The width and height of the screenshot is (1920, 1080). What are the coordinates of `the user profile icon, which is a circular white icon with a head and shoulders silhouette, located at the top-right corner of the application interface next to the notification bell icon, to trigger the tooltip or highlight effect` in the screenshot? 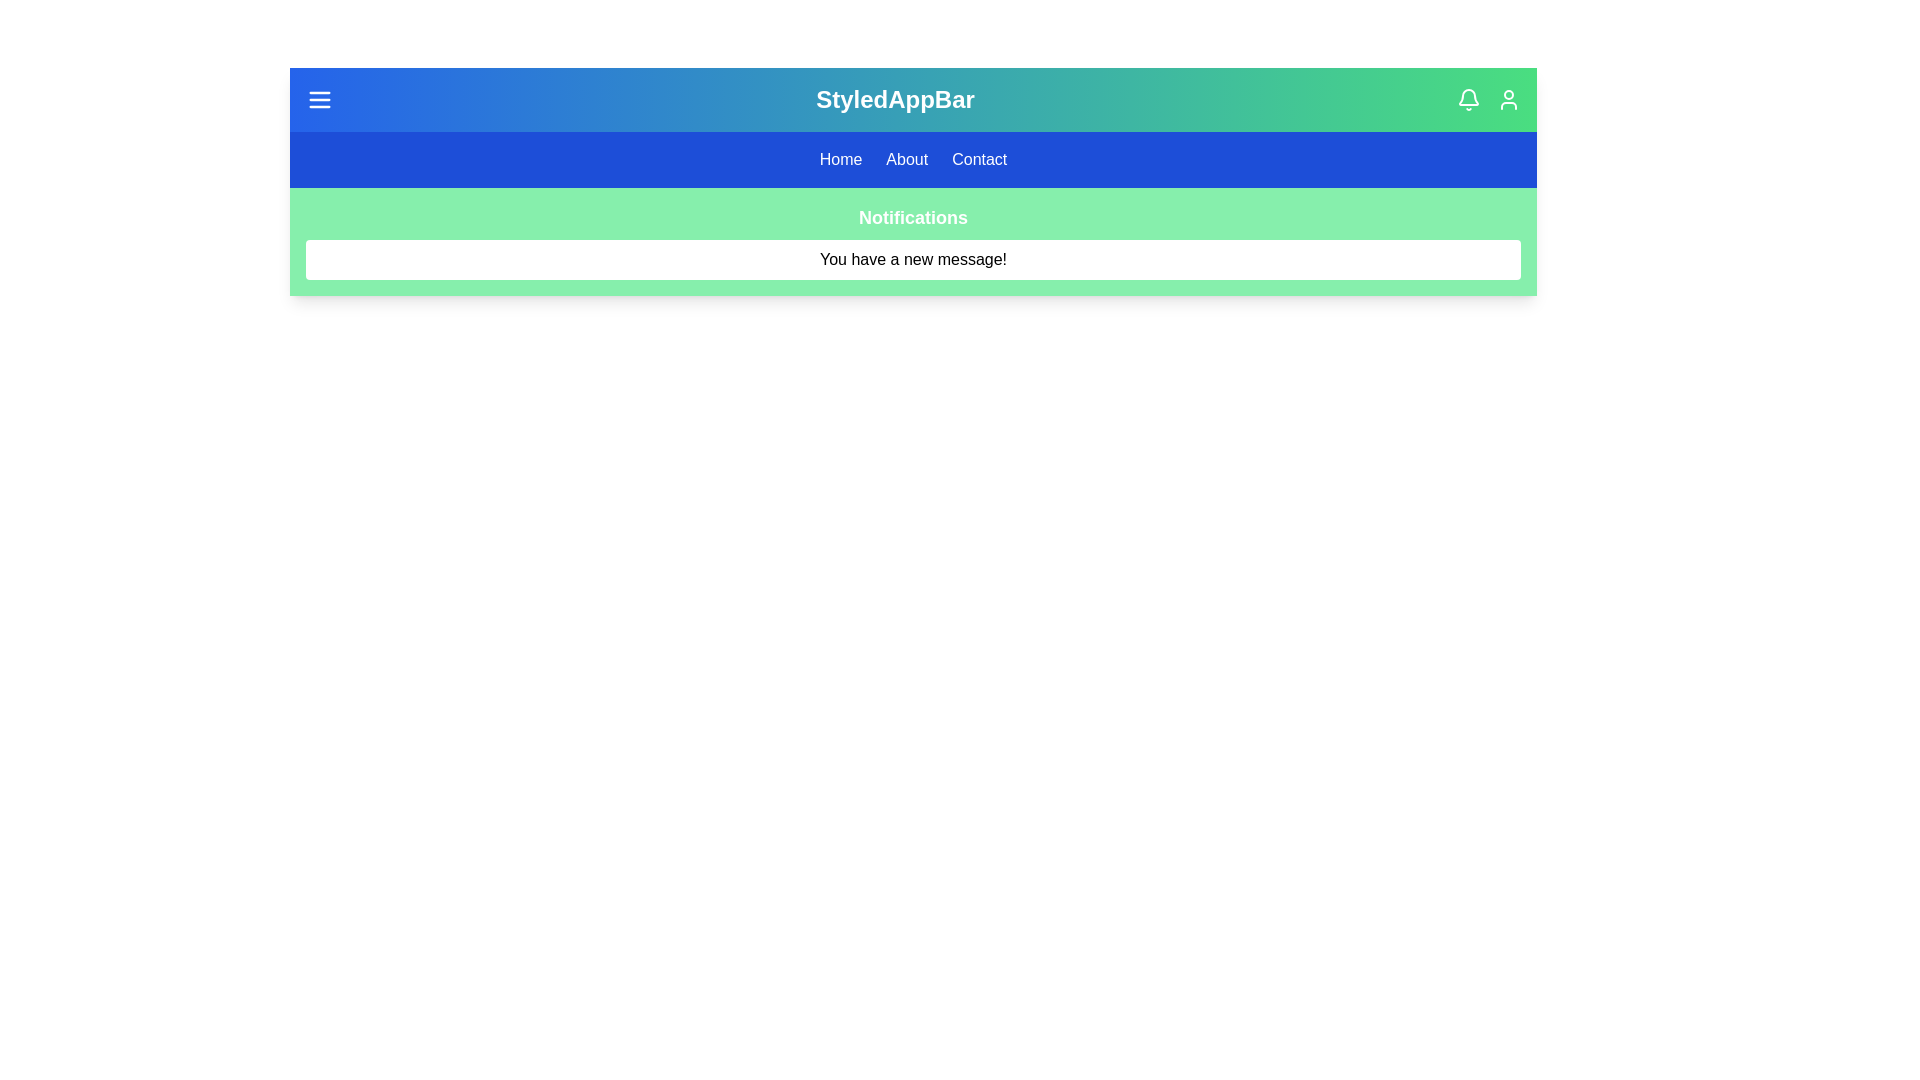 It's located at (1508, 100).